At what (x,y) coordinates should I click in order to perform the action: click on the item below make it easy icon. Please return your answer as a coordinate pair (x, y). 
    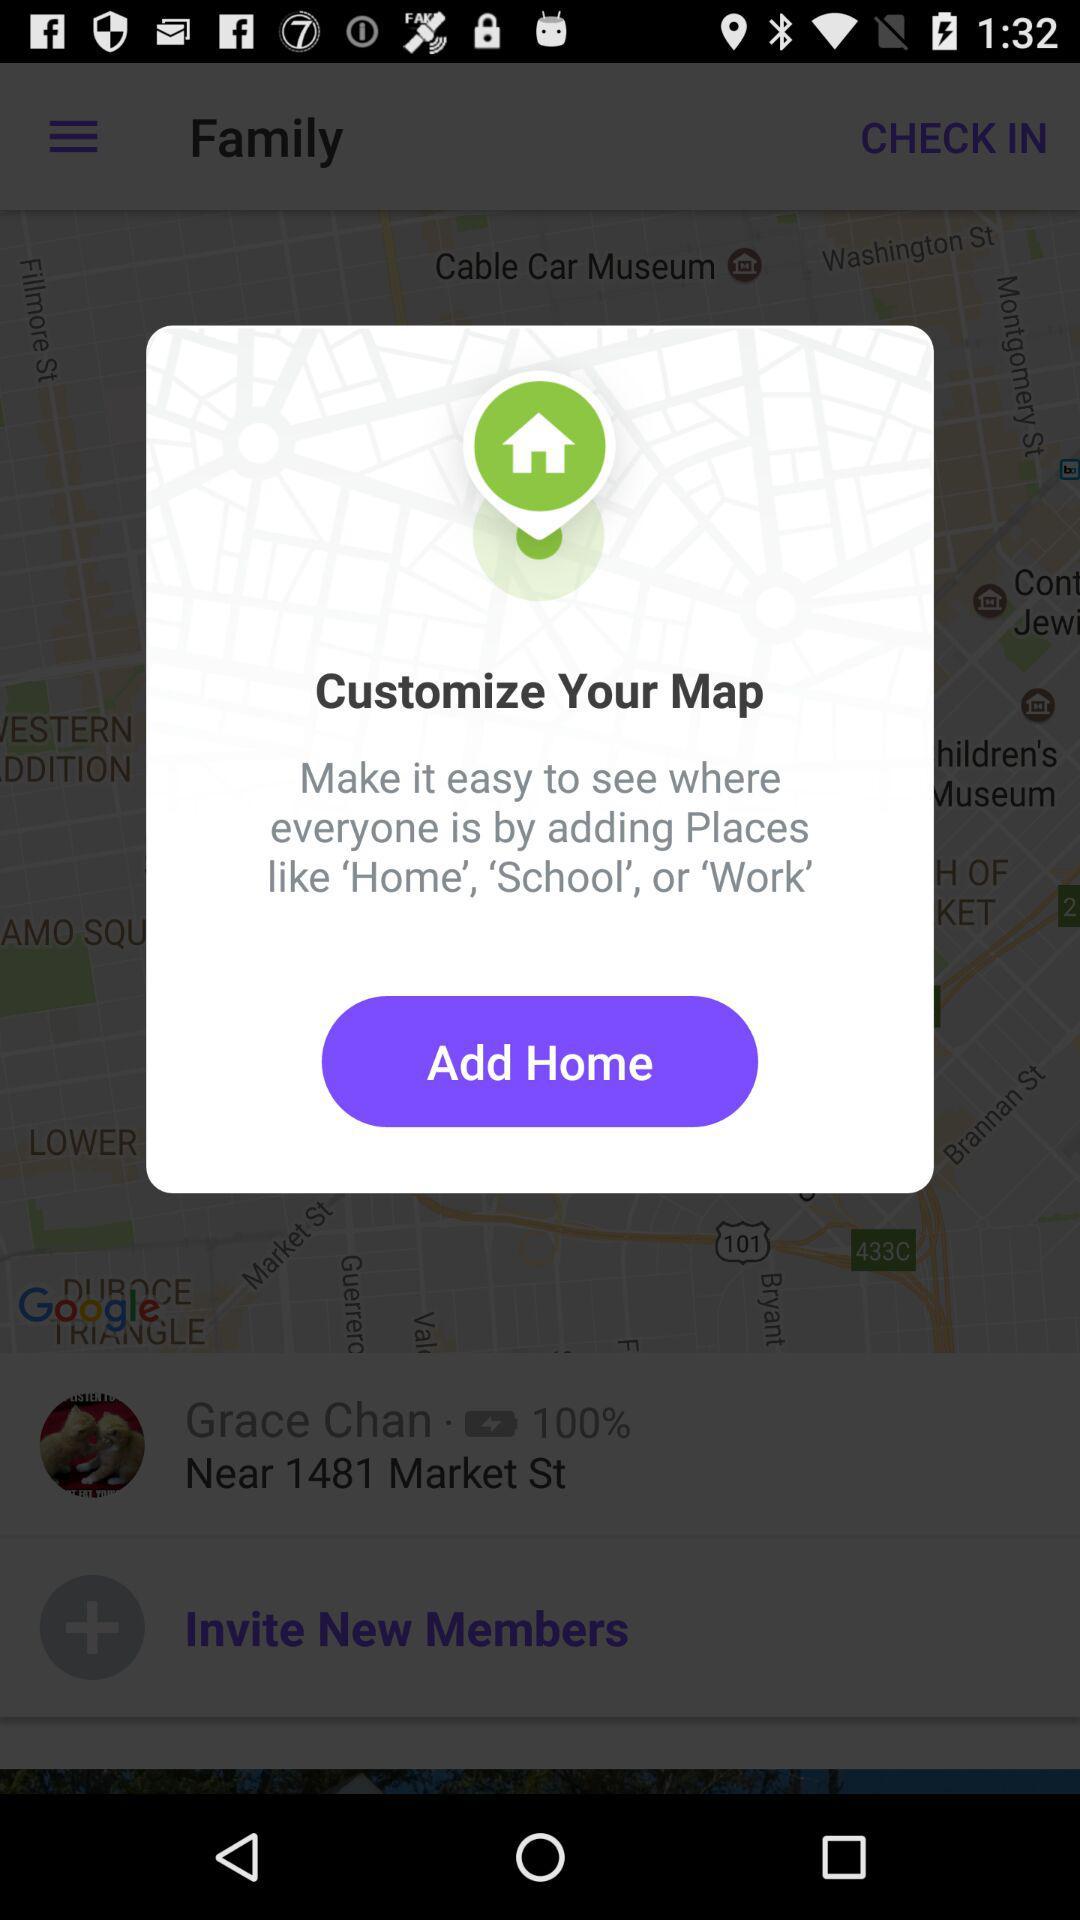
    Looking at the image, I should click on (540, 1060).